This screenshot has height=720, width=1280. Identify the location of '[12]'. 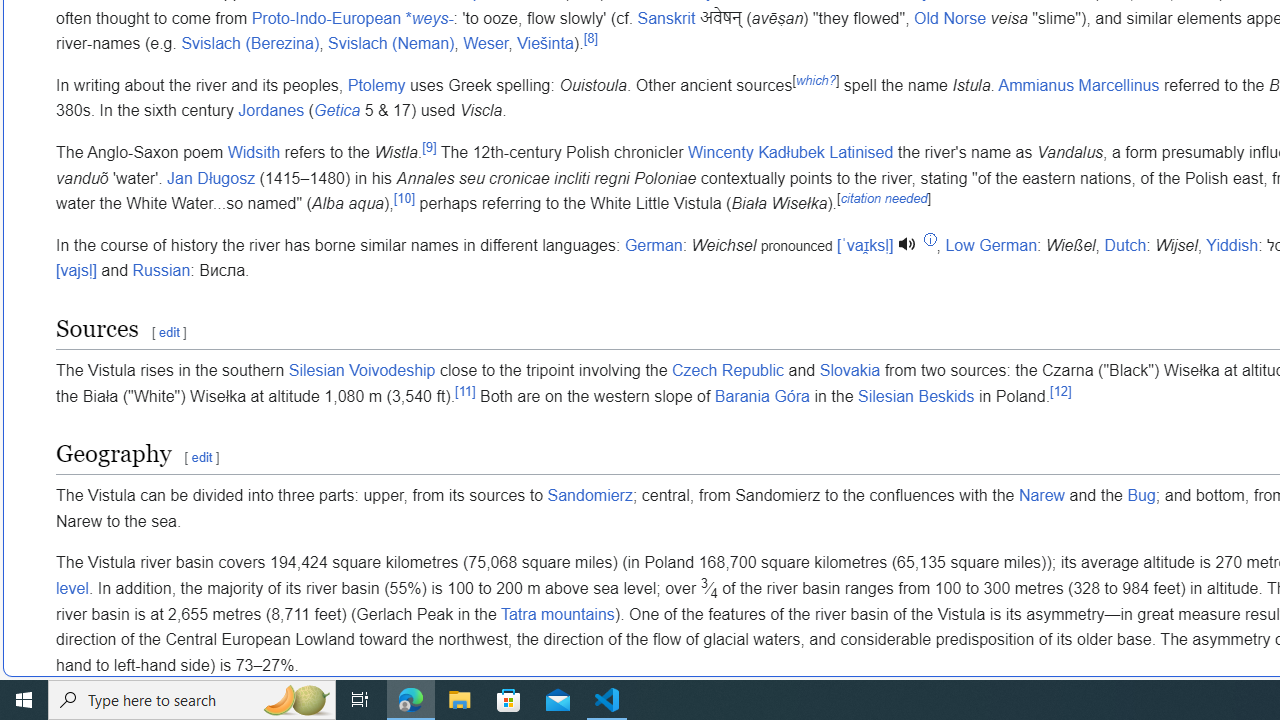
(1060, 390).